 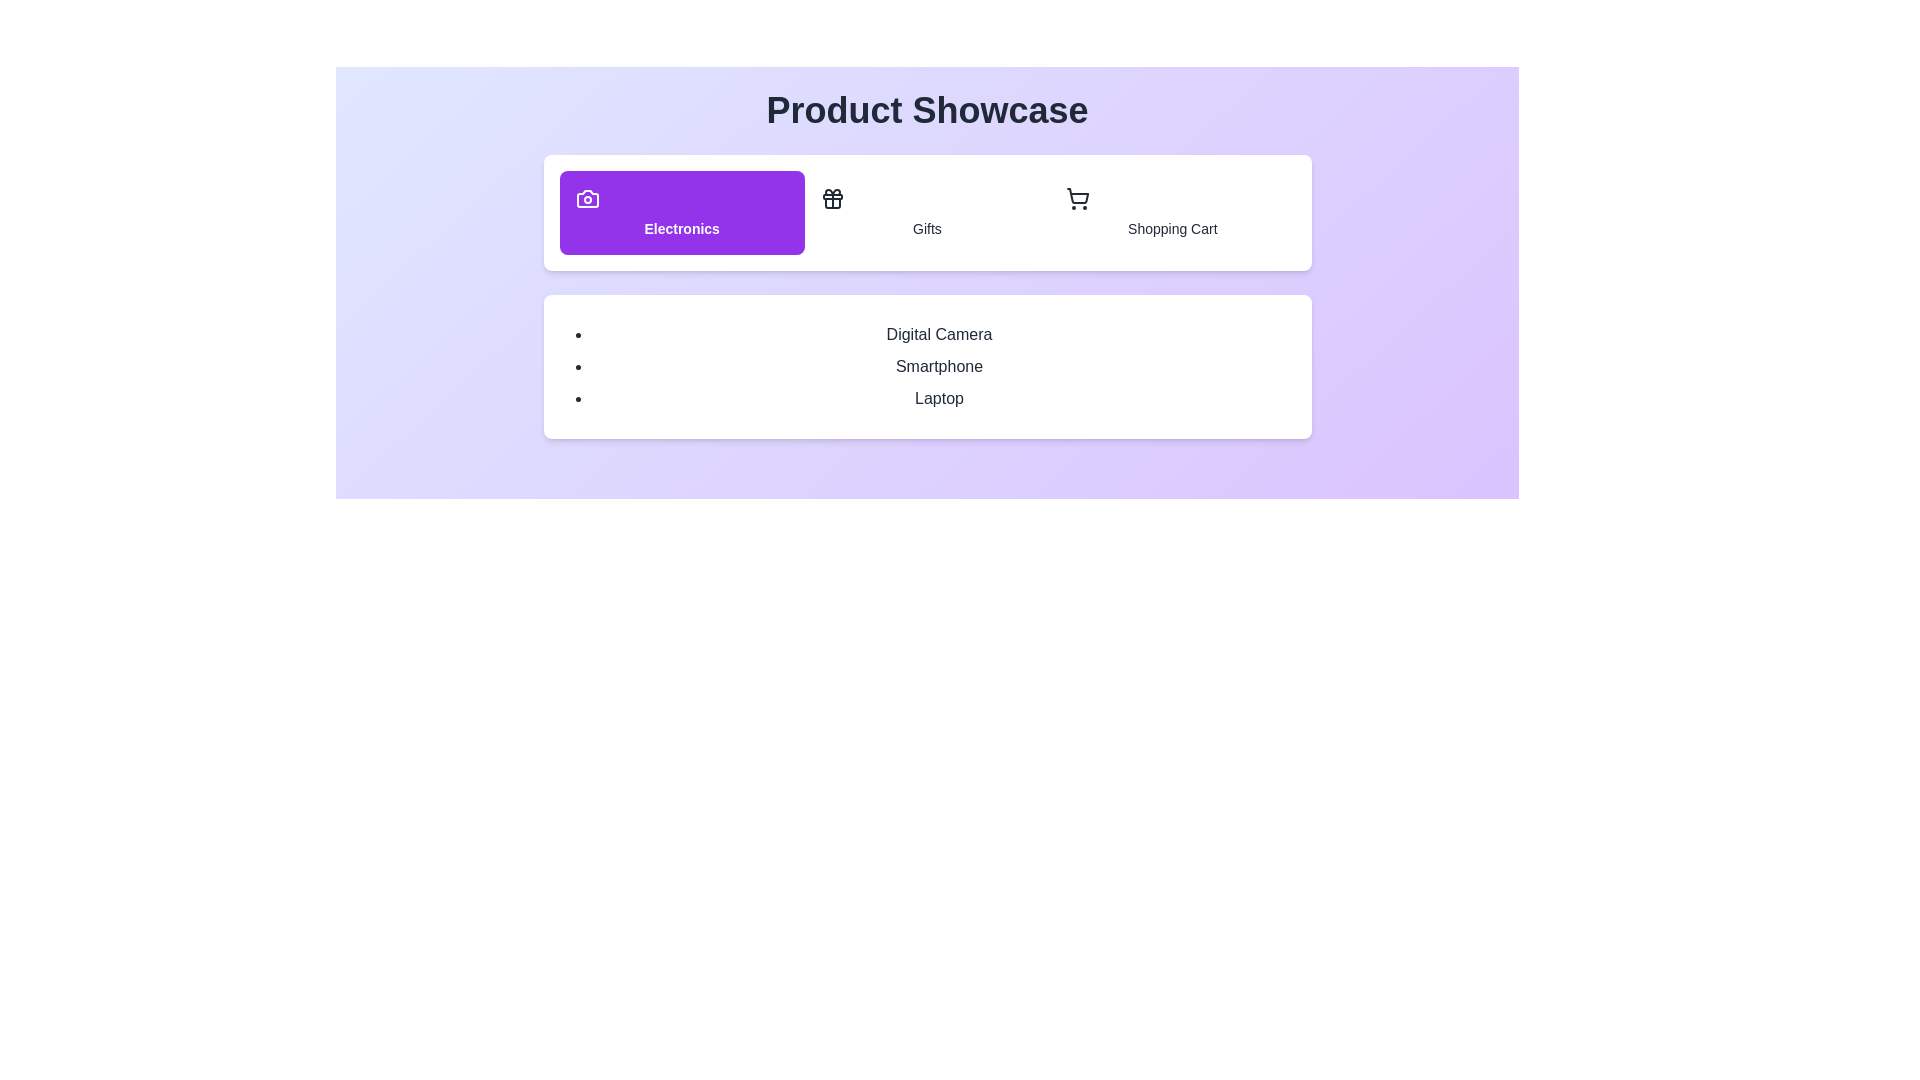 I want to click on the 'Smartphone' text element, which is the second item in the Electronics list, located between 'Digital Camera' and 'Laptop', so click(x=938, y=366).